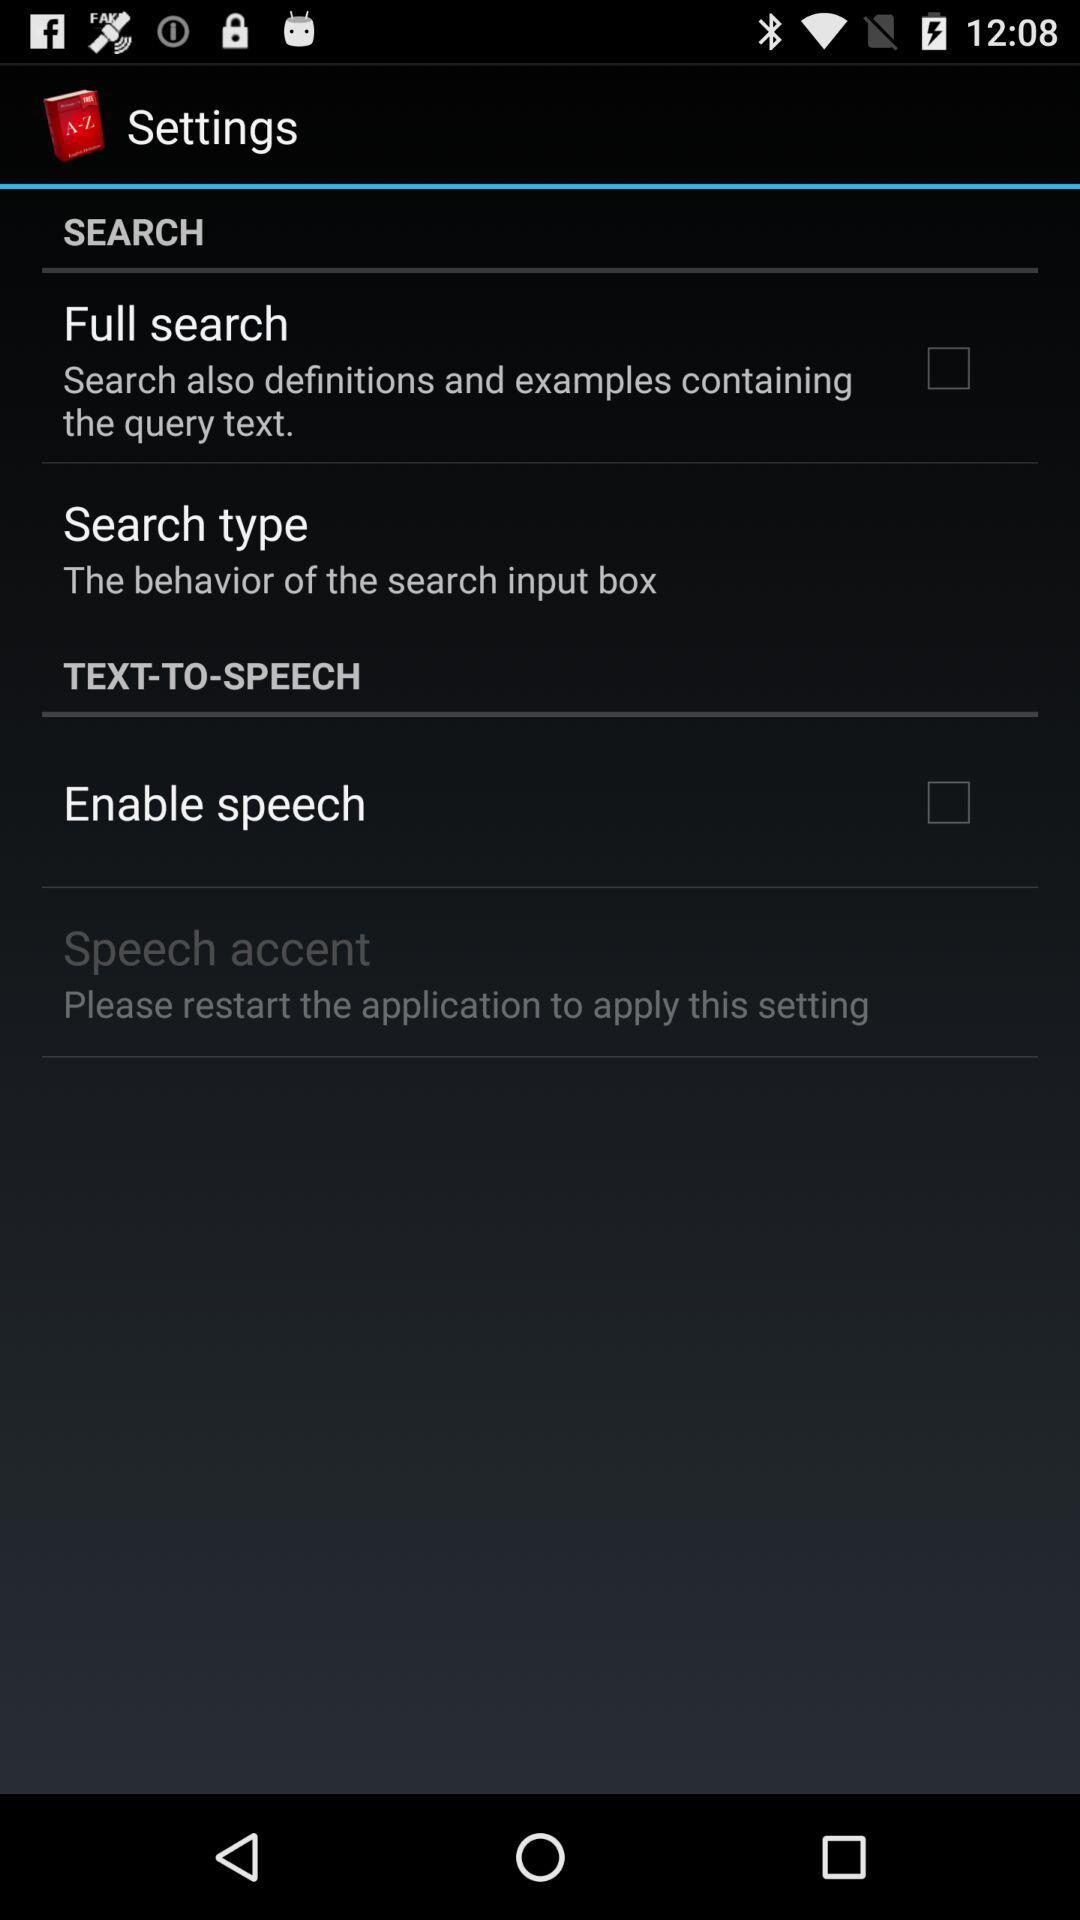  I want to click on speech accent item, so click(217, 945).